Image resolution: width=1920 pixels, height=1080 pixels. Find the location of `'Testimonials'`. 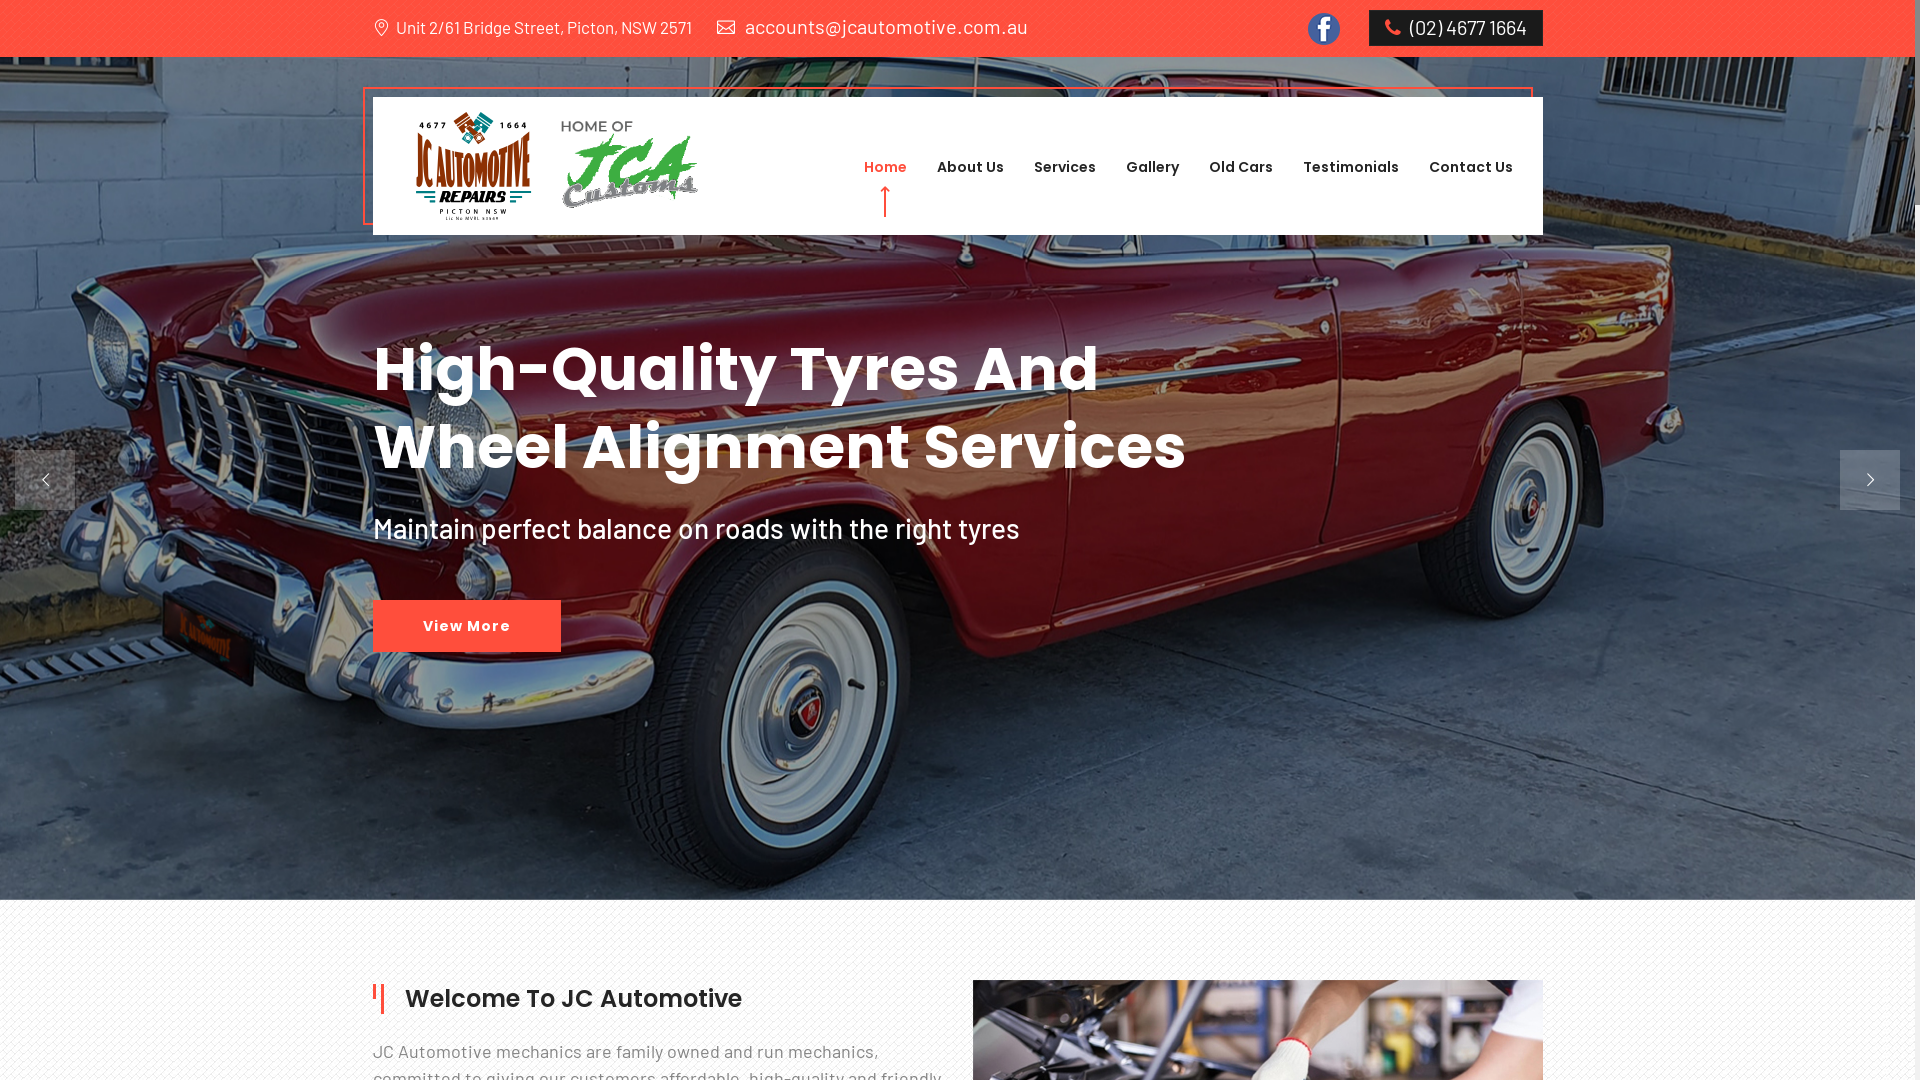

'Testimonials' is located at coordinates (1349, 165).